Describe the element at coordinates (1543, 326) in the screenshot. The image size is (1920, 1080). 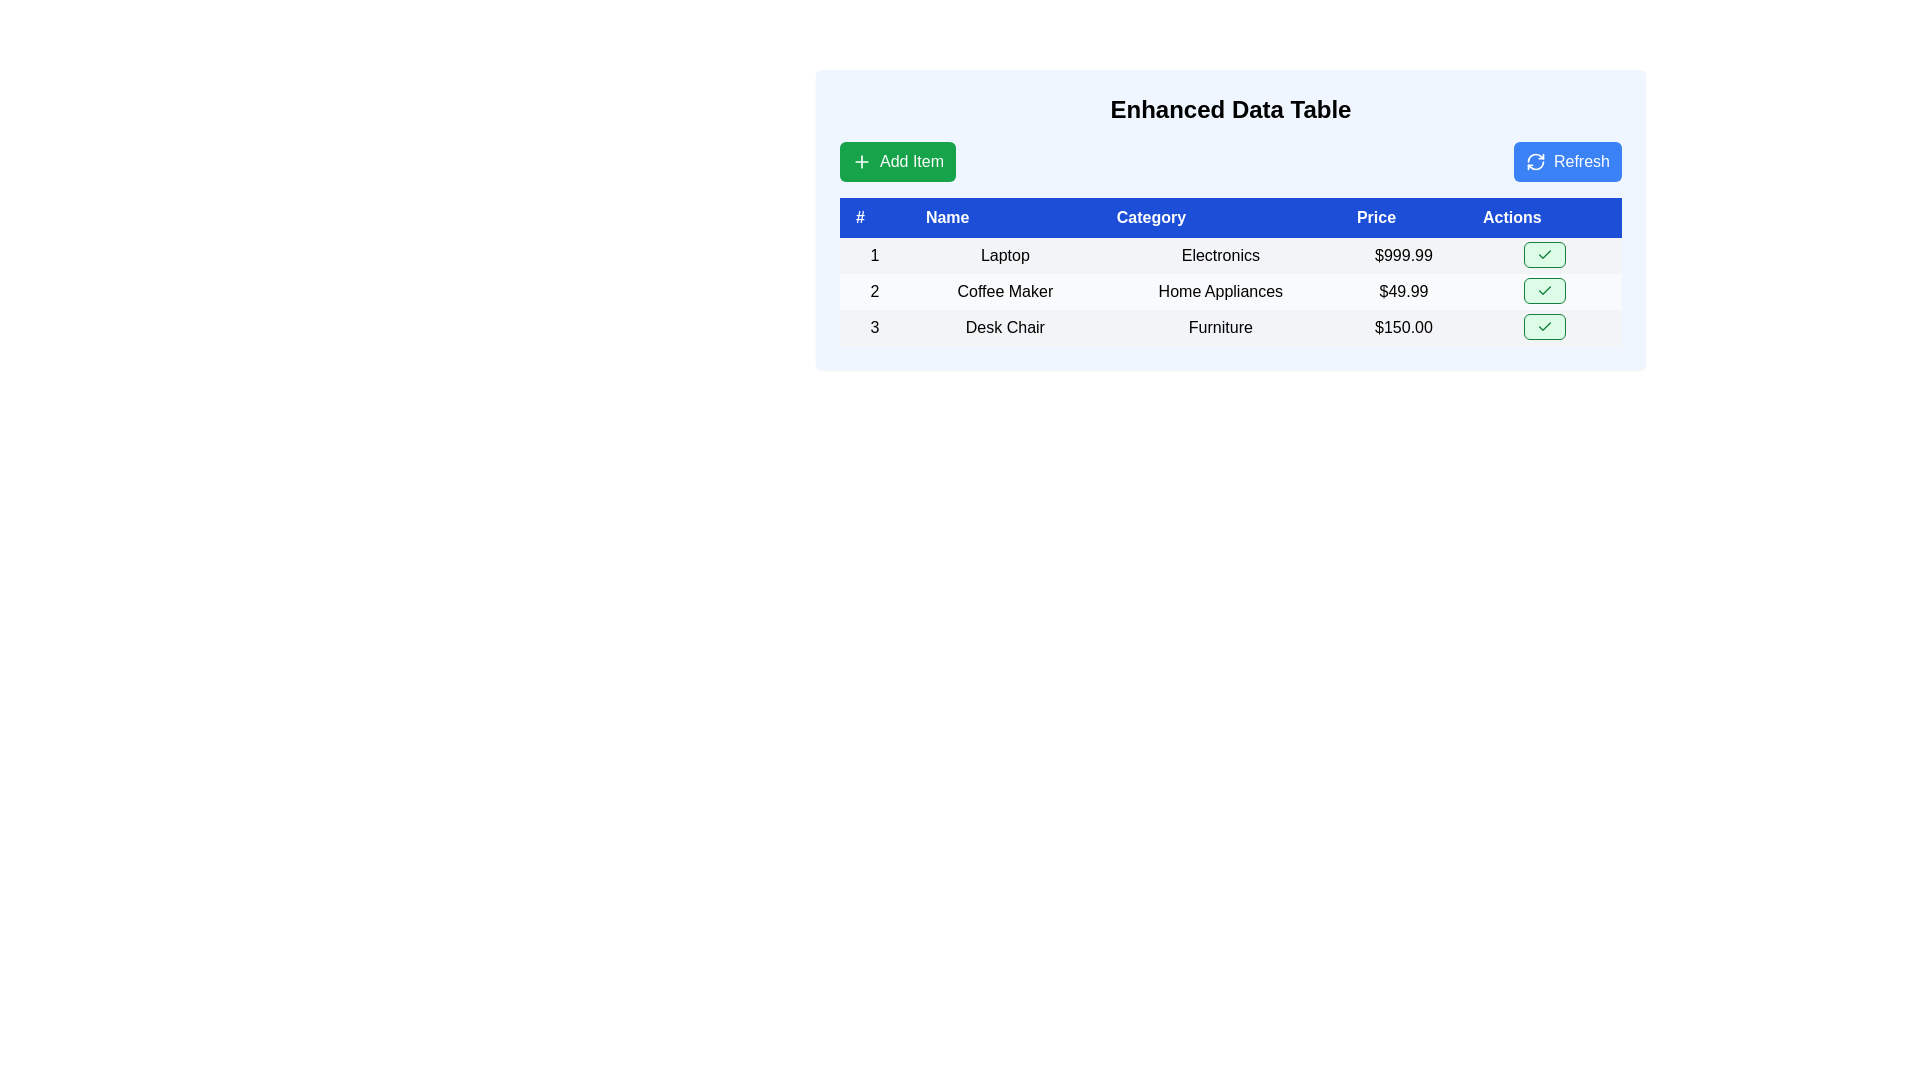
I see `the confirmation button with a checkmark icon located in the 'Actions' column of the third row associated with the 'Desk Chair' entry in the table` at that location.